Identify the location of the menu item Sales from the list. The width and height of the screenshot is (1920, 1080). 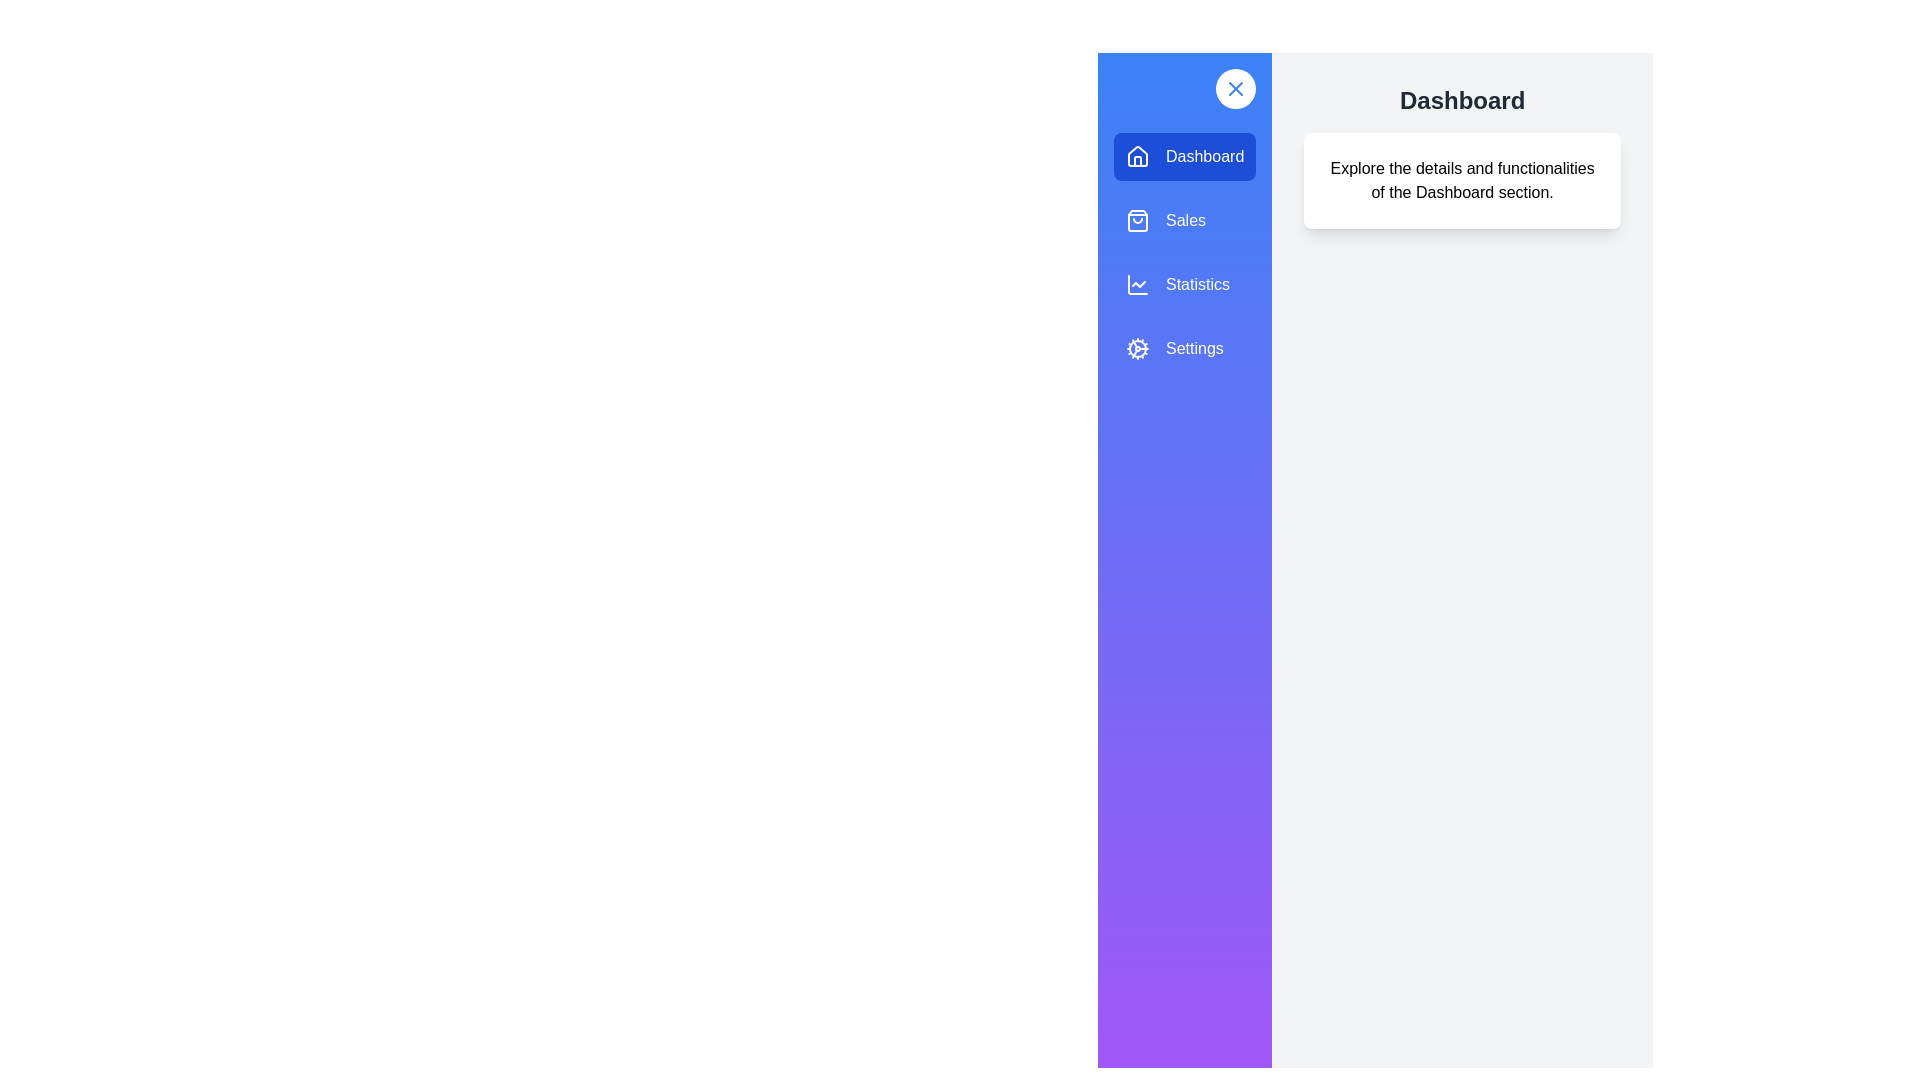
(1185, 220).